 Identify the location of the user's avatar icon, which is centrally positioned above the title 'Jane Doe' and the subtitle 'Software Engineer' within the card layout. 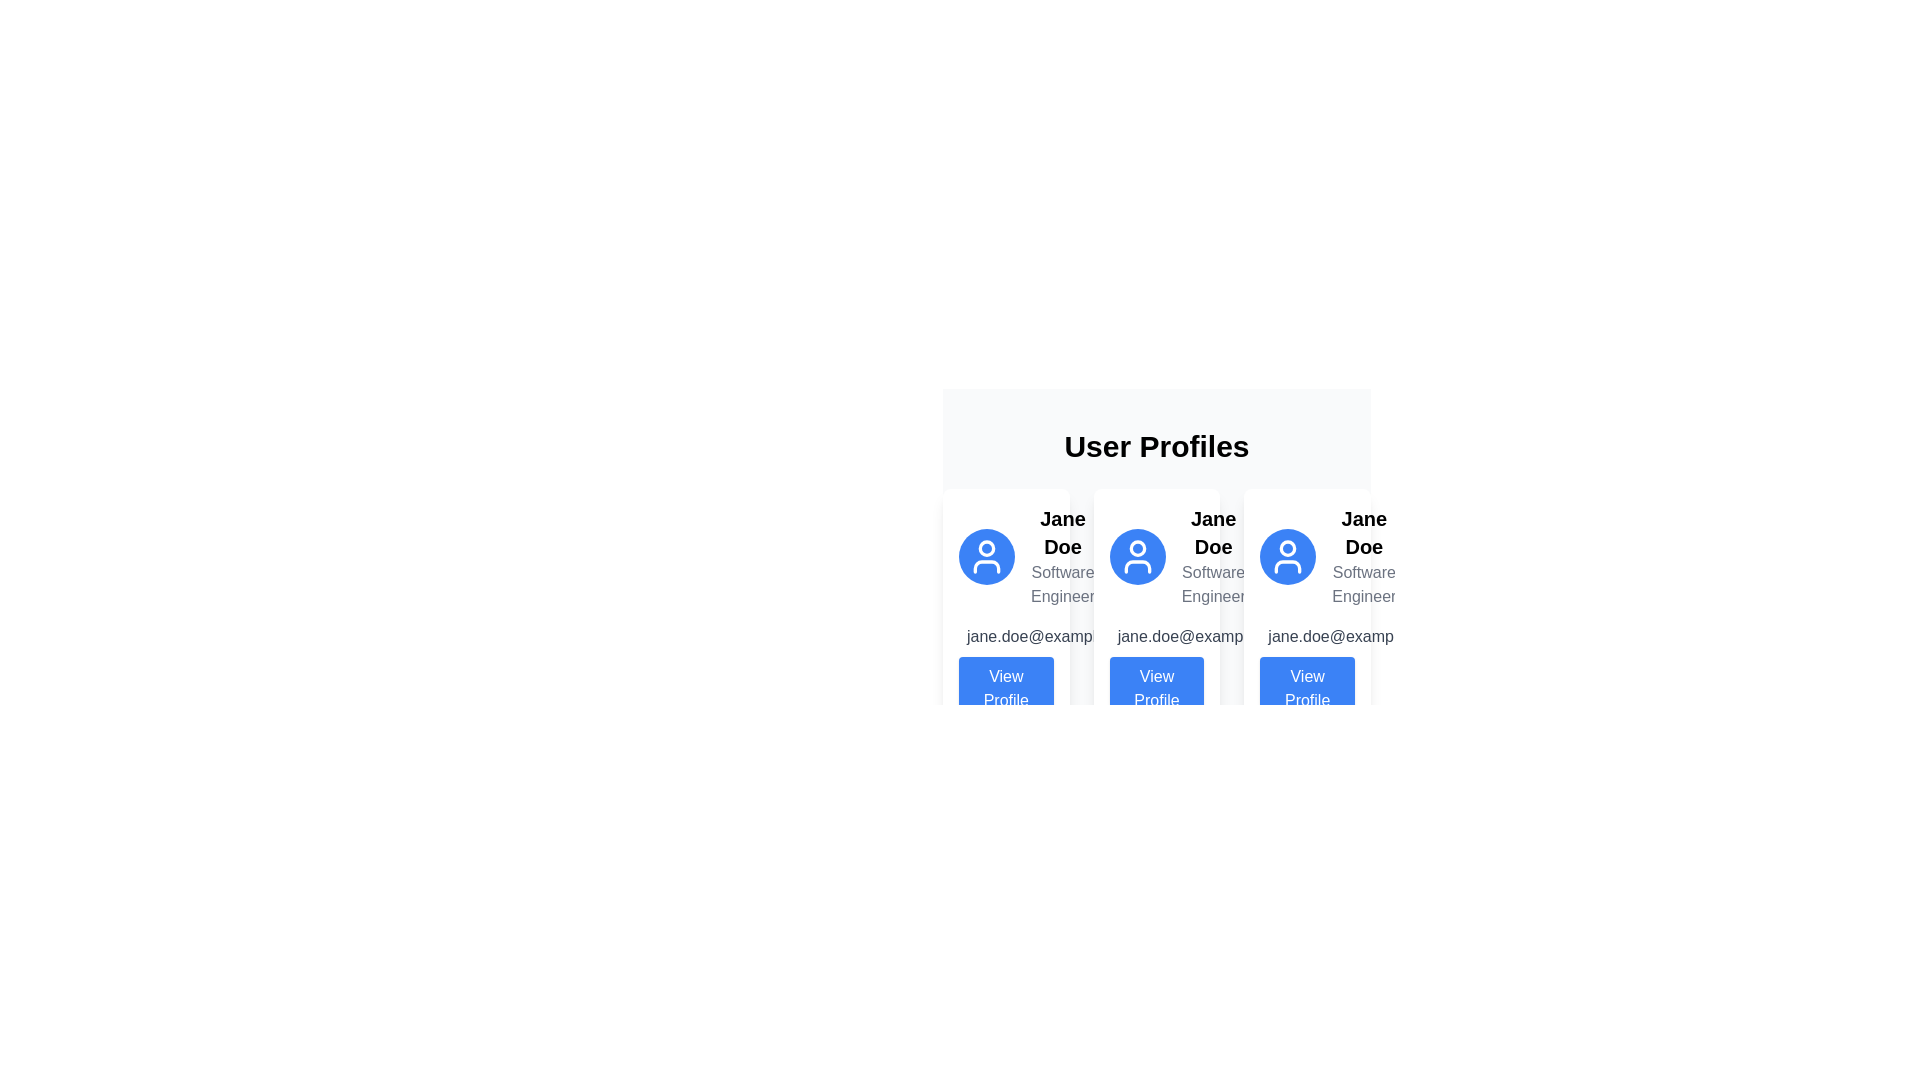
(1137, 556).